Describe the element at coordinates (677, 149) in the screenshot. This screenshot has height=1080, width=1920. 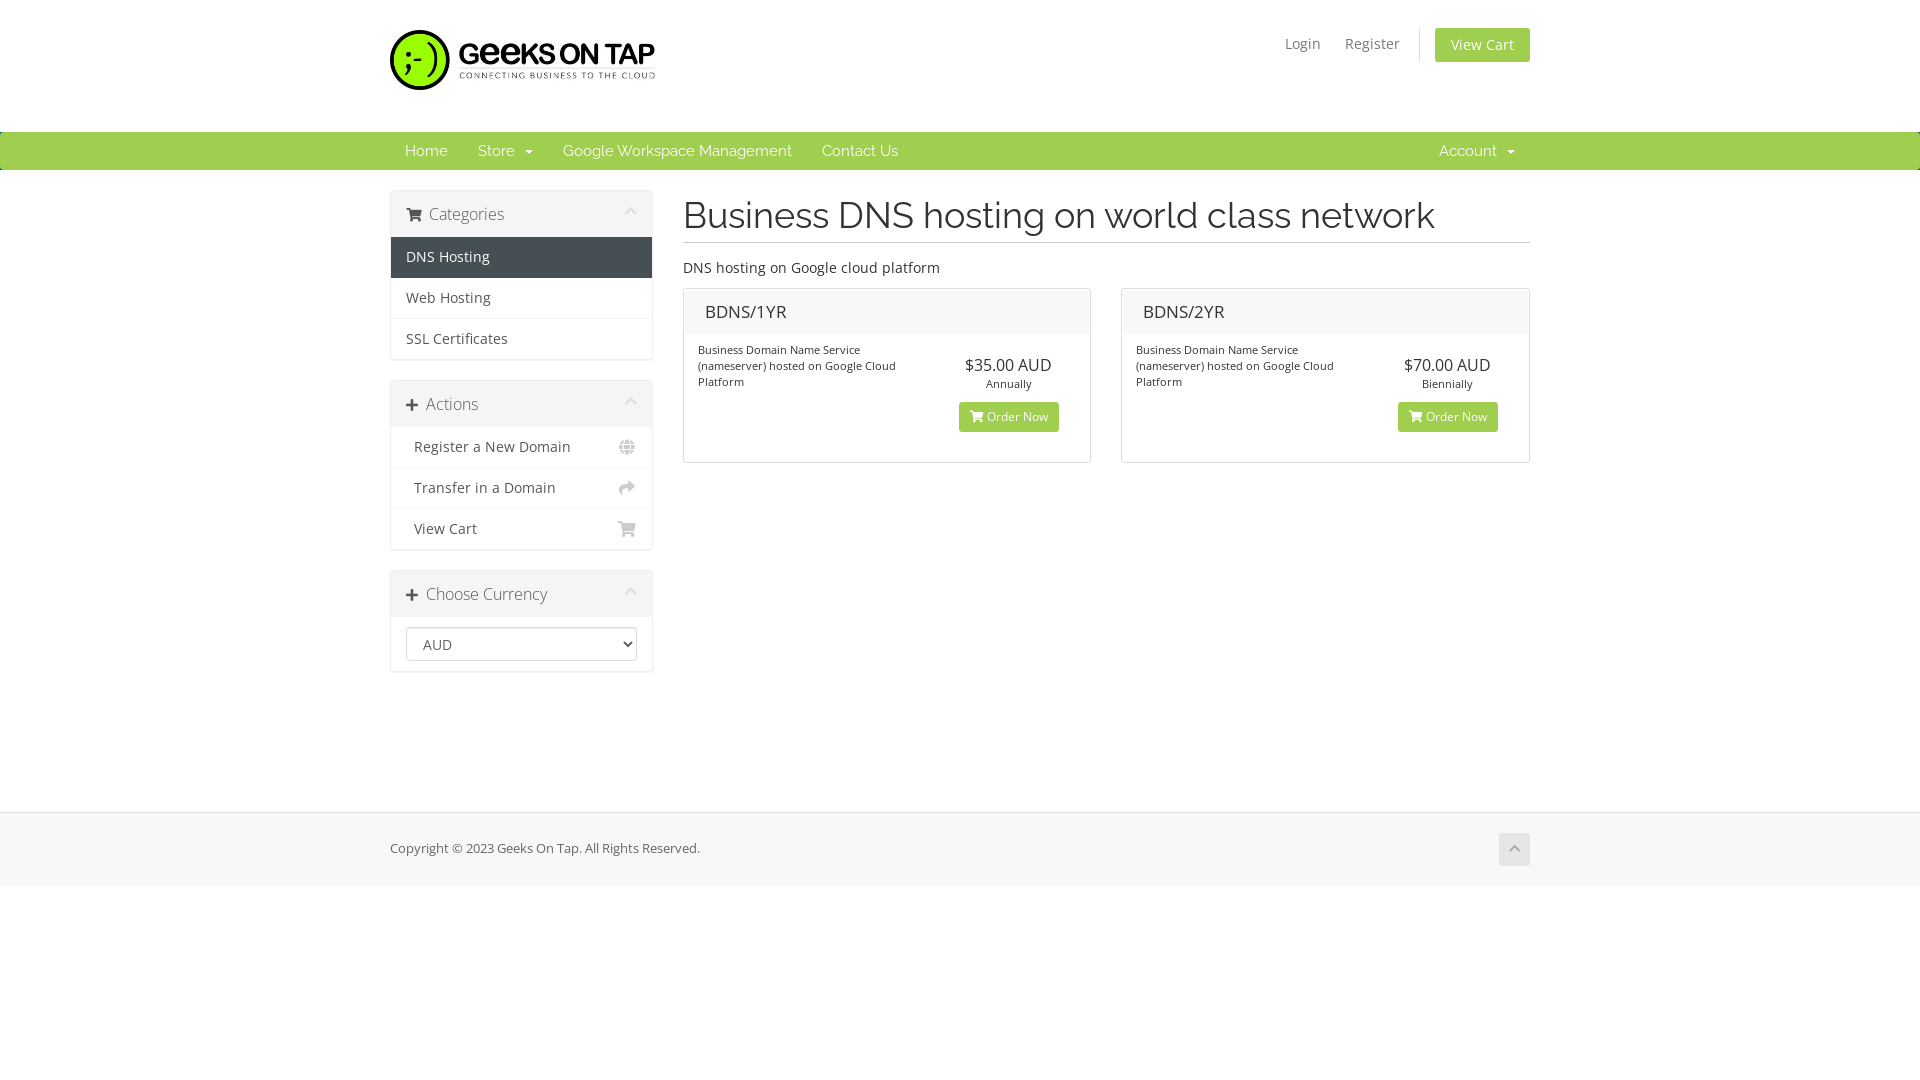
I see `'Google Workspace Management'` at that location.